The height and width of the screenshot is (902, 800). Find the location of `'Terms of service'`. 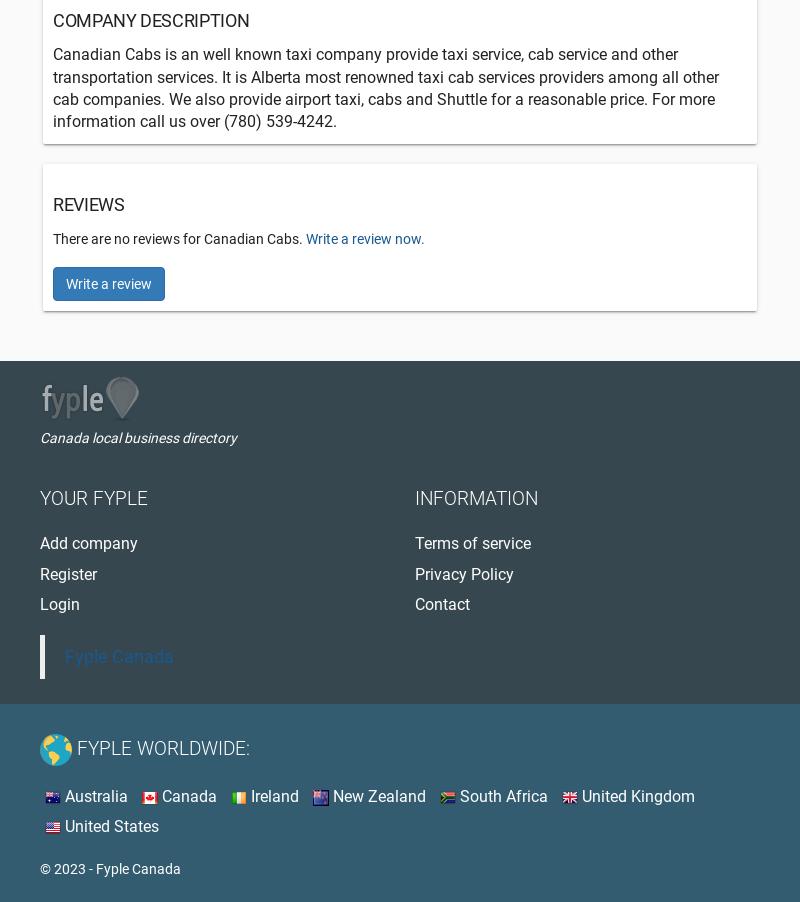

'Terms of service' is located at coordinates (473, 543).